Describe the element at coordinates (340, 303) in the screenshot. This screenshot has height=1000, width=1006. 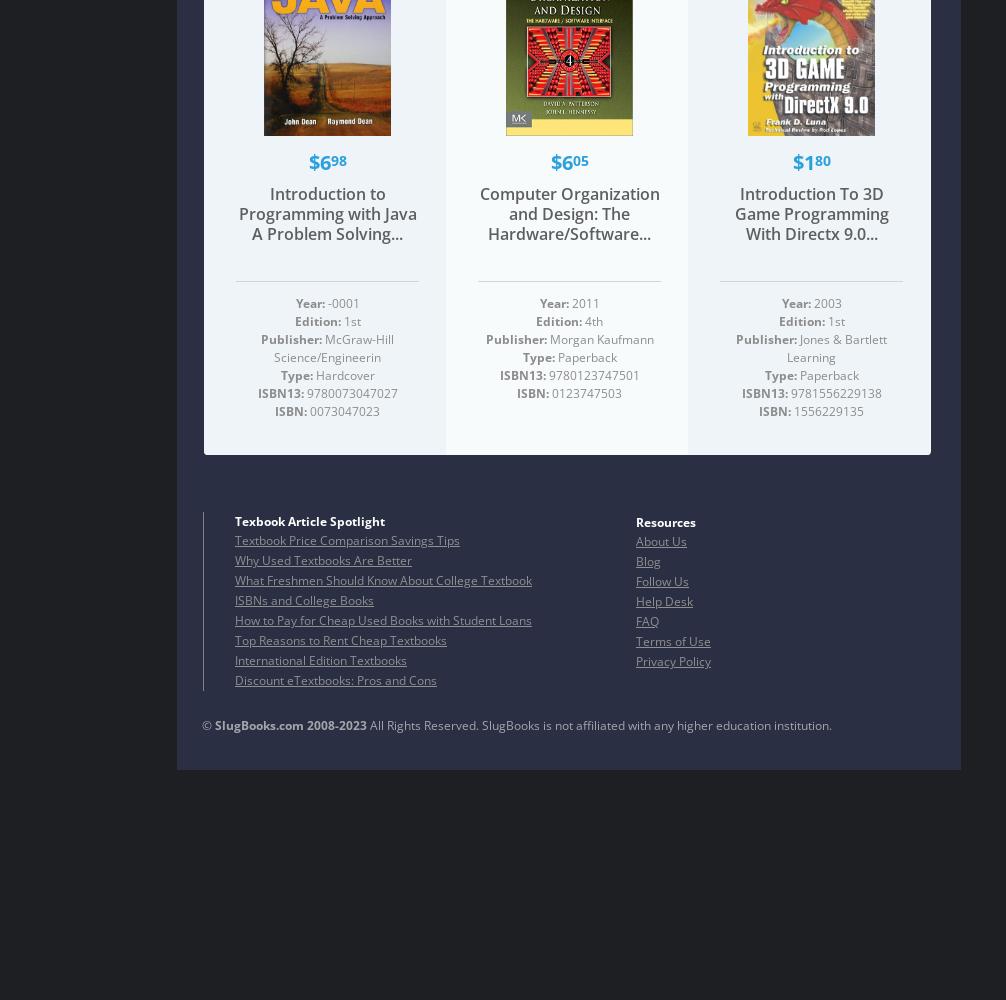
I see `'-0001'` at that location.